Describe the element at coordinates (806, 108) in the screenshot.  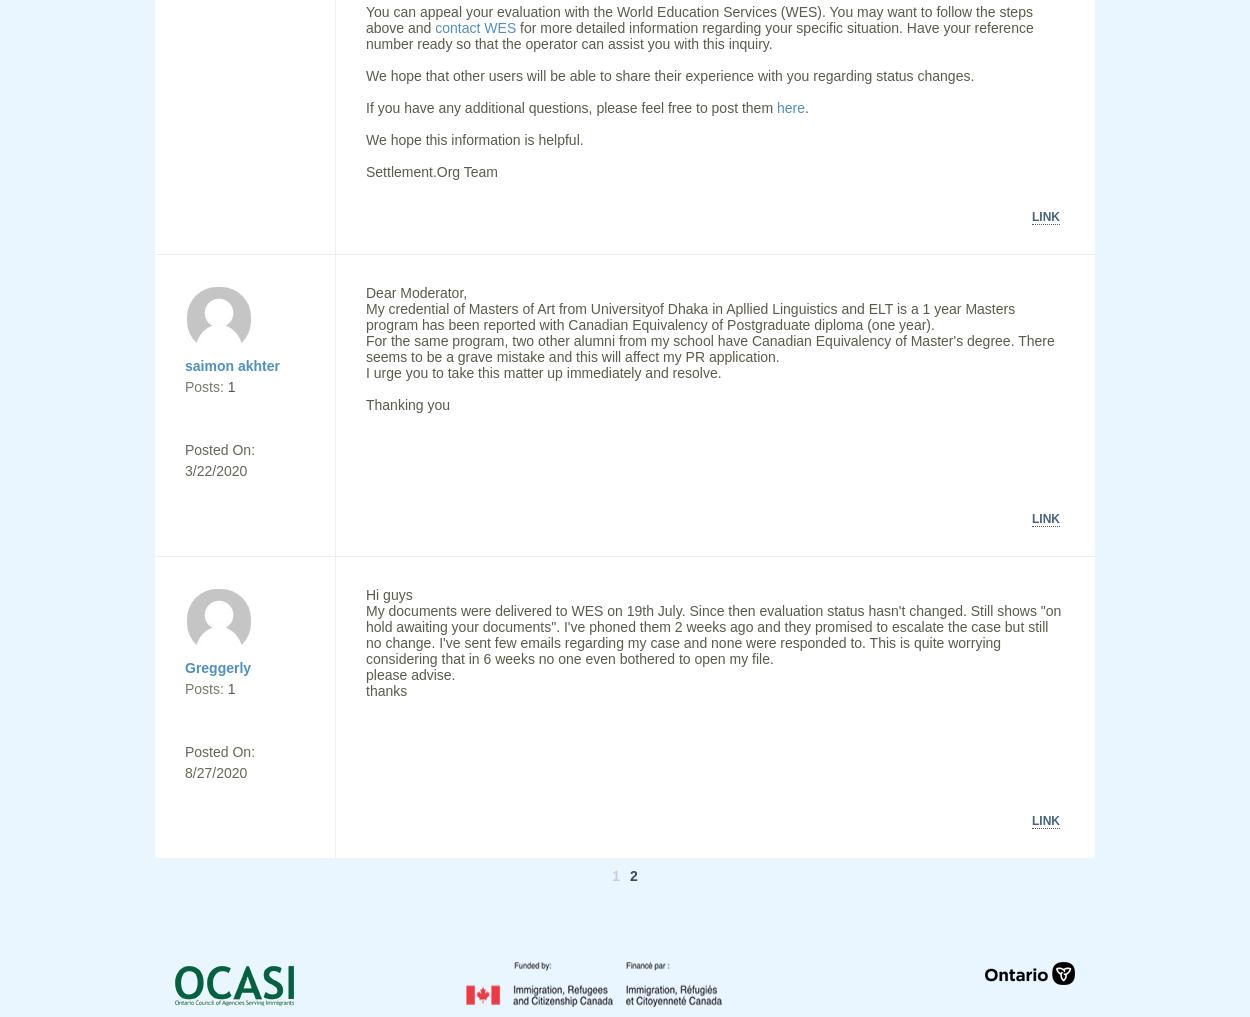
I see `'.'` at that location.